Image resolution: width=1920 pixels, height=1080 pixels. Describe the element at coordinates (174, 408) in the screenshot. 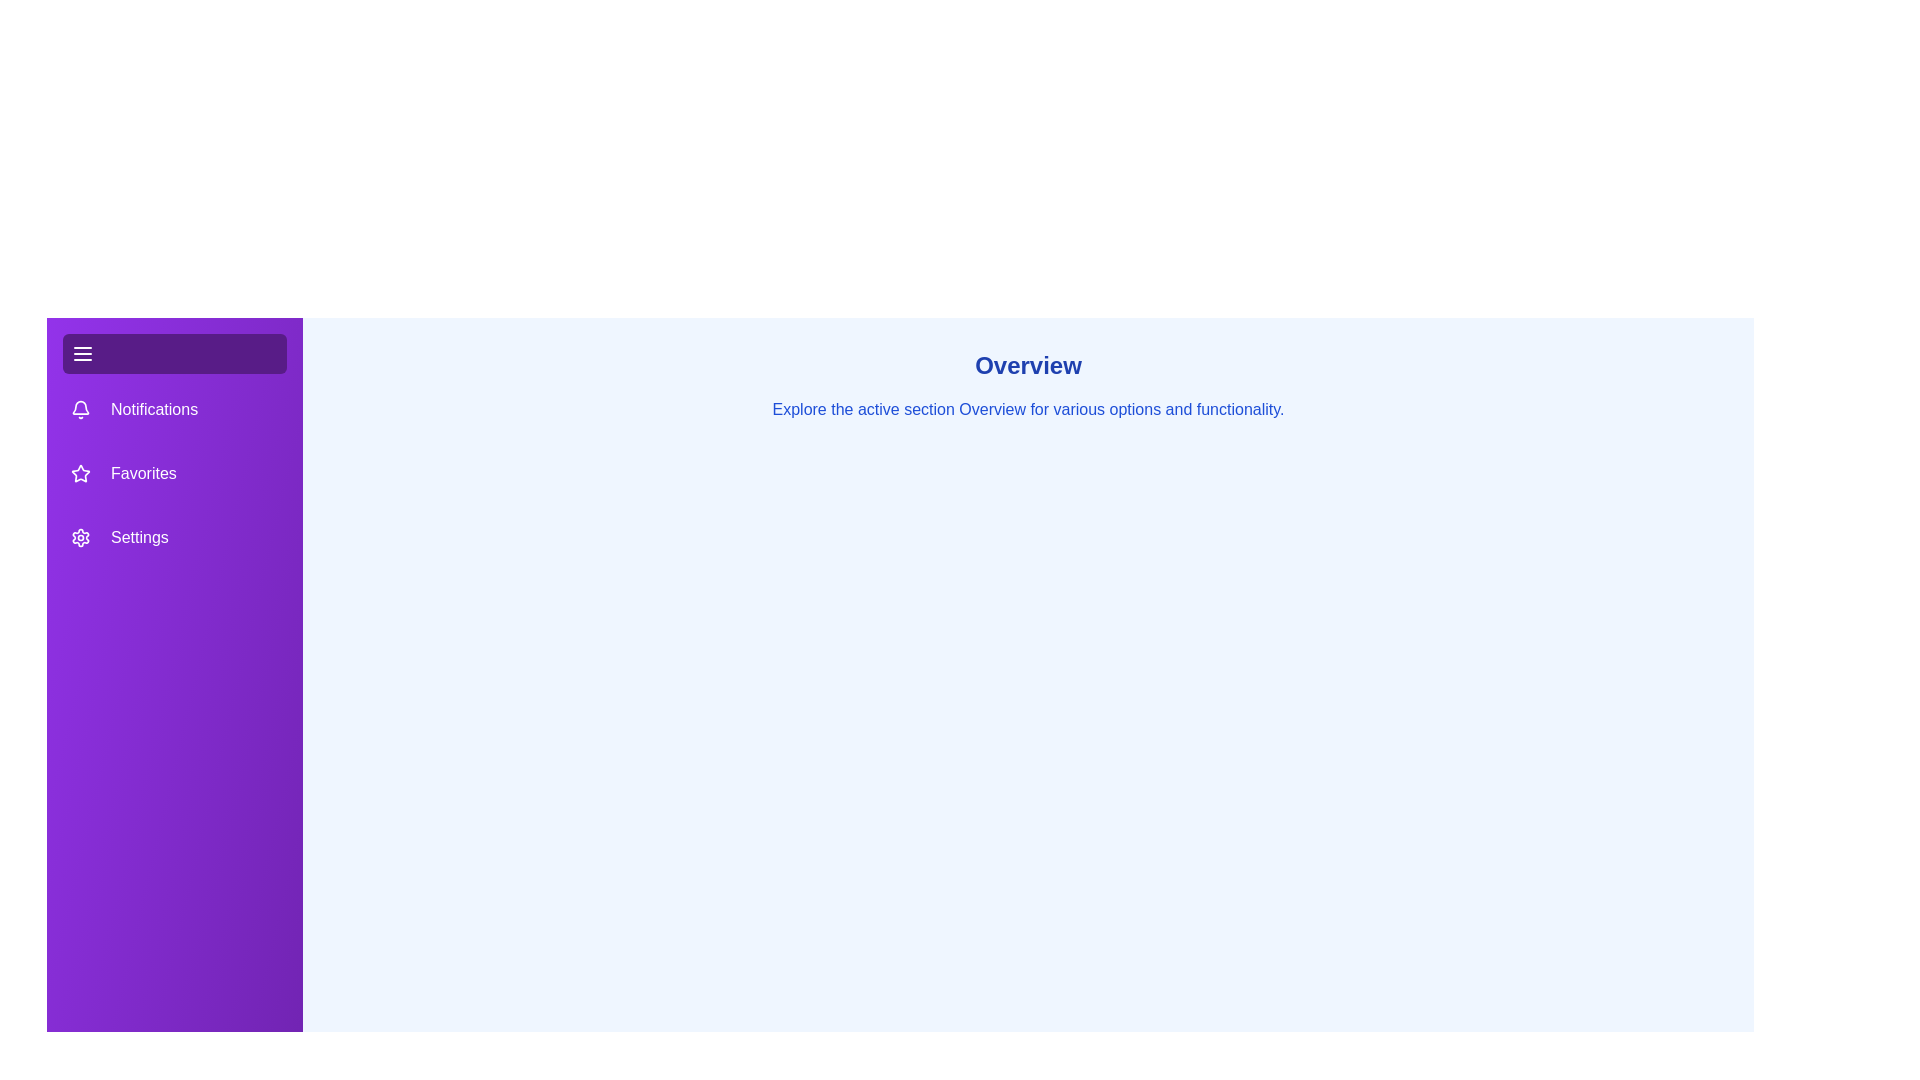

I see `the tab labeled Notifications in the drawer` at that location.